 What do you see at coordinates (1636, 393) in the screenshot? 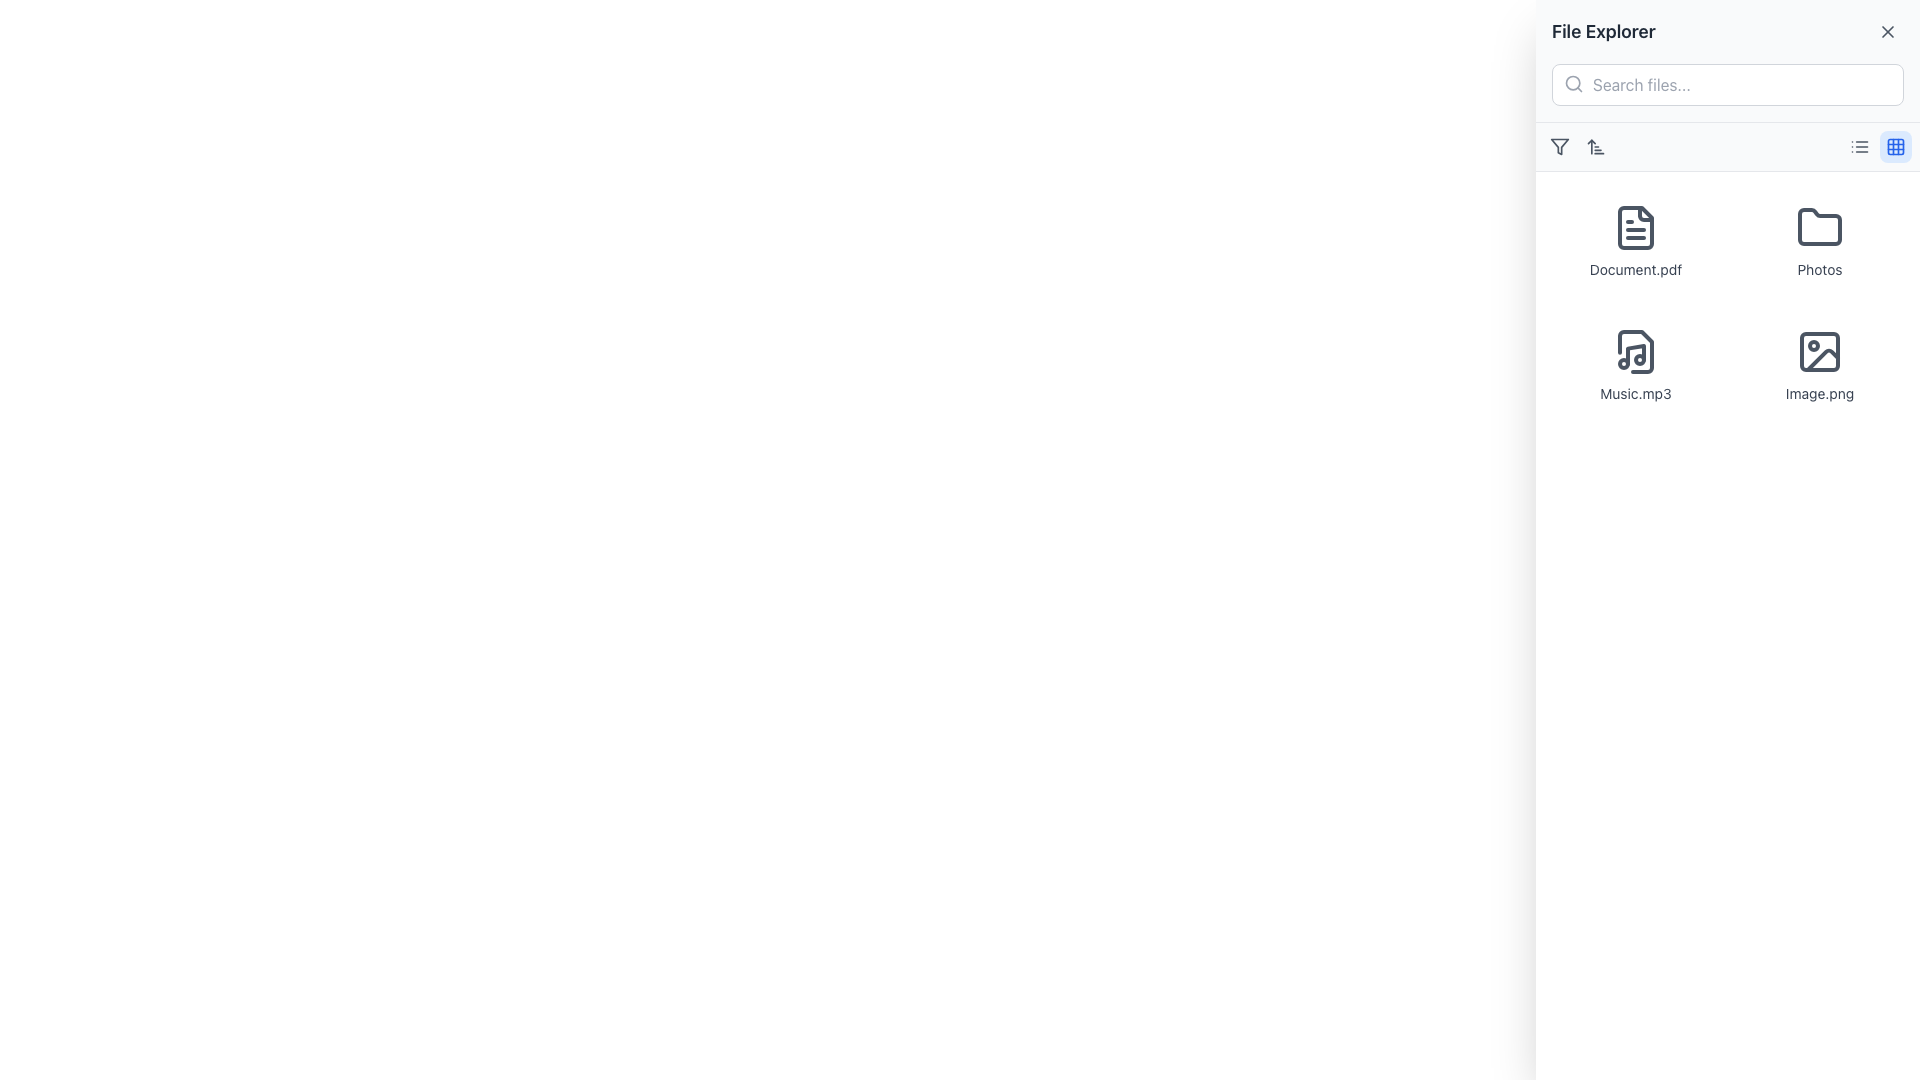
I see `the text label displaying 'Music.mp3' in gray color located in the lower part of a file preview card in the second row and first column of the file explorer interface` at bounding box center [1636, 393].